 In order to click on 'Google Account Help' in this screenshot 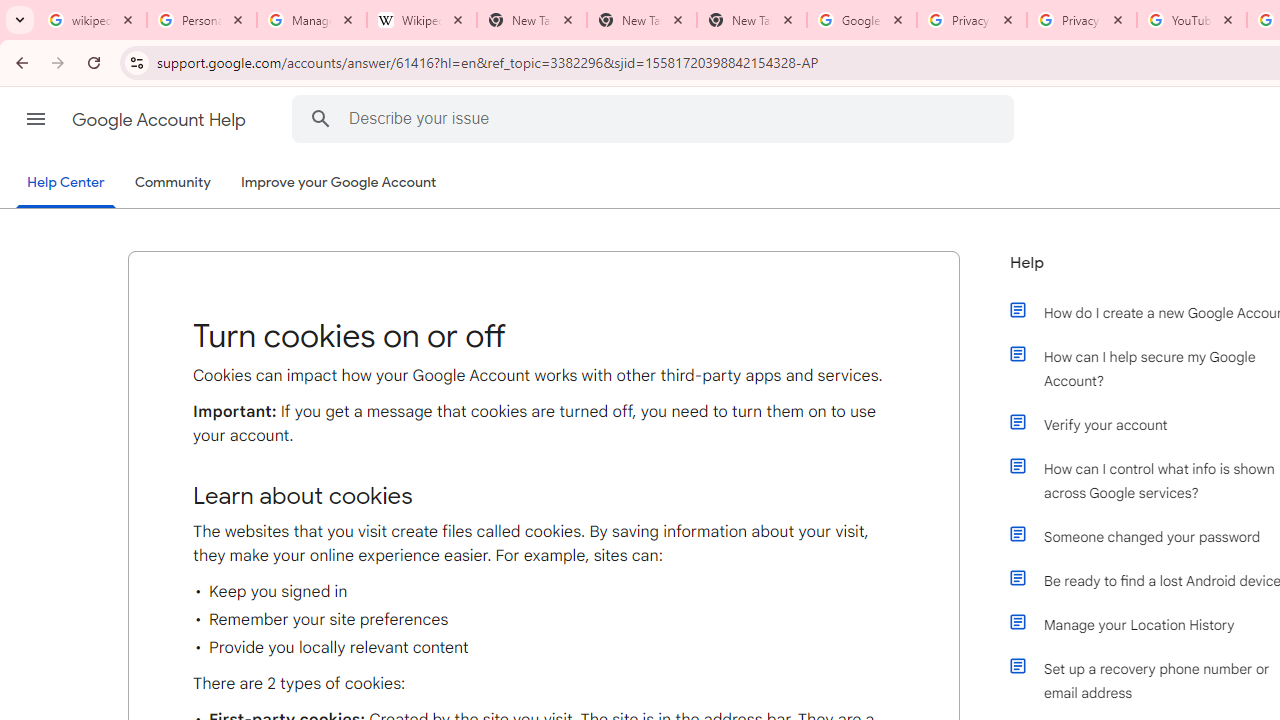, I will do `click(160, 119)`.